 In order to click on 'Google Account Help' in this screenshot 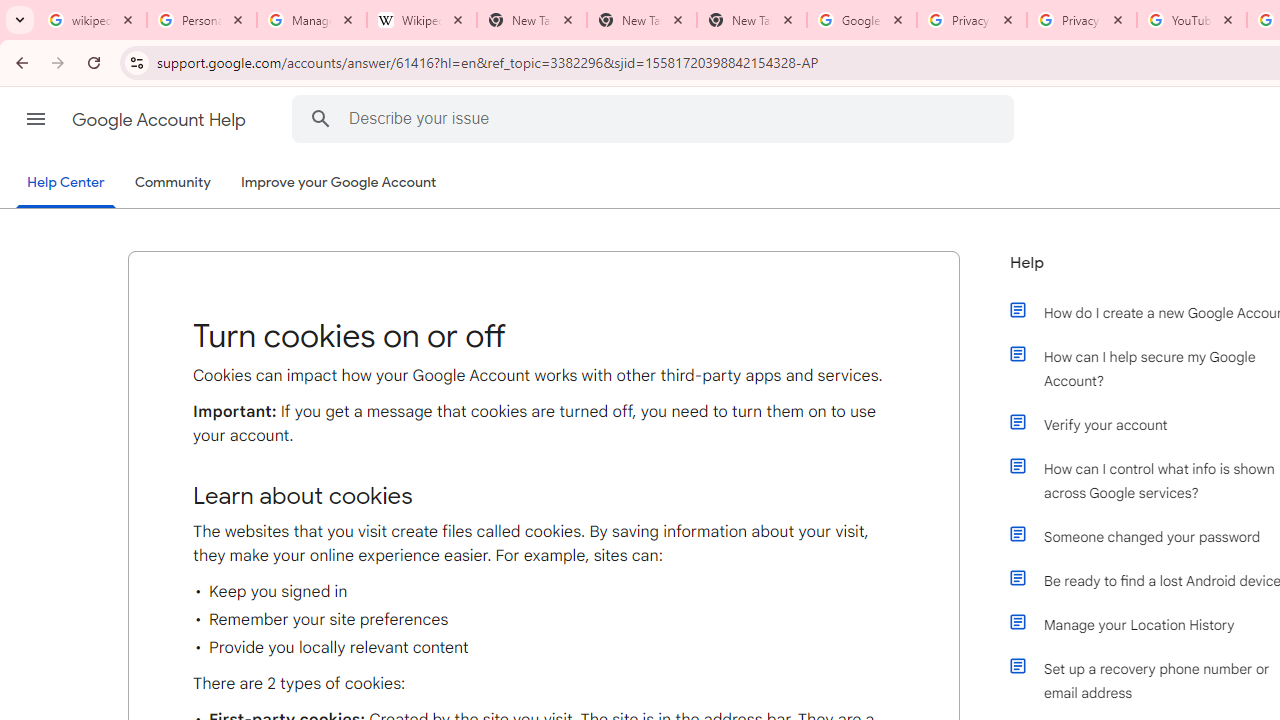, I will do `click(160, 119)`.